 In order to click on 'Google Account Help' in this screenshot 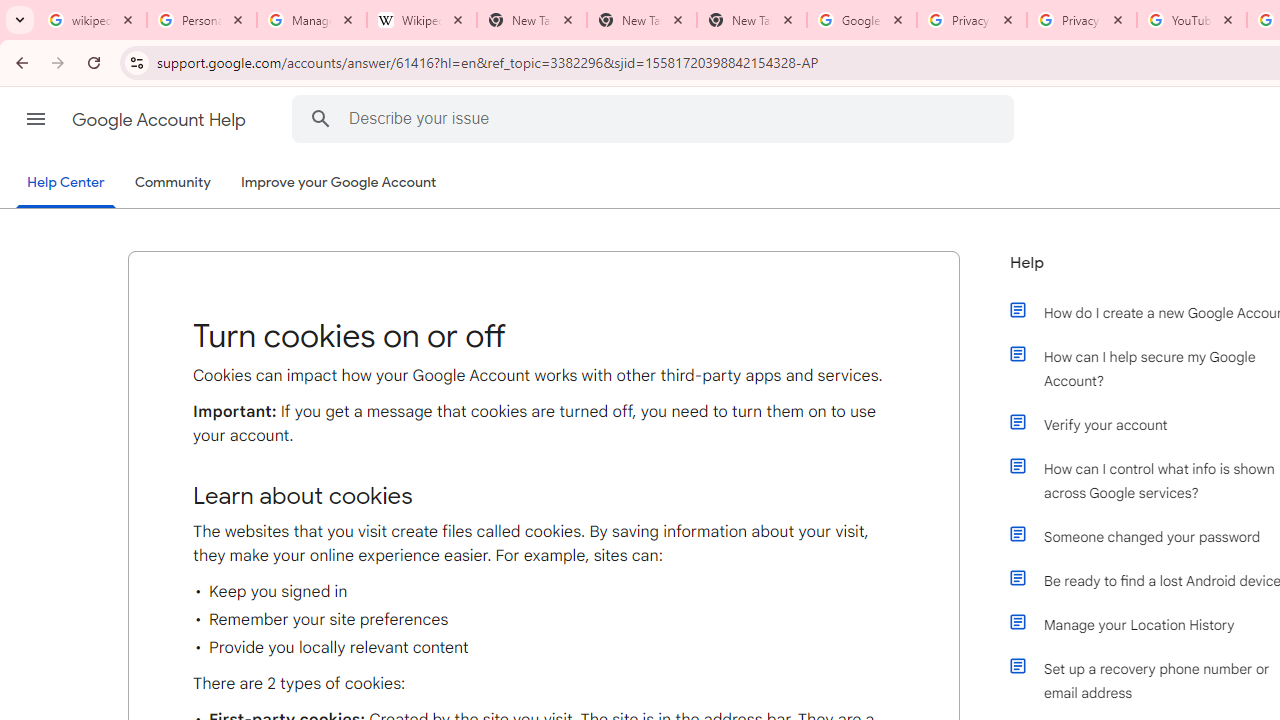, I will do `click(160, 119)`.